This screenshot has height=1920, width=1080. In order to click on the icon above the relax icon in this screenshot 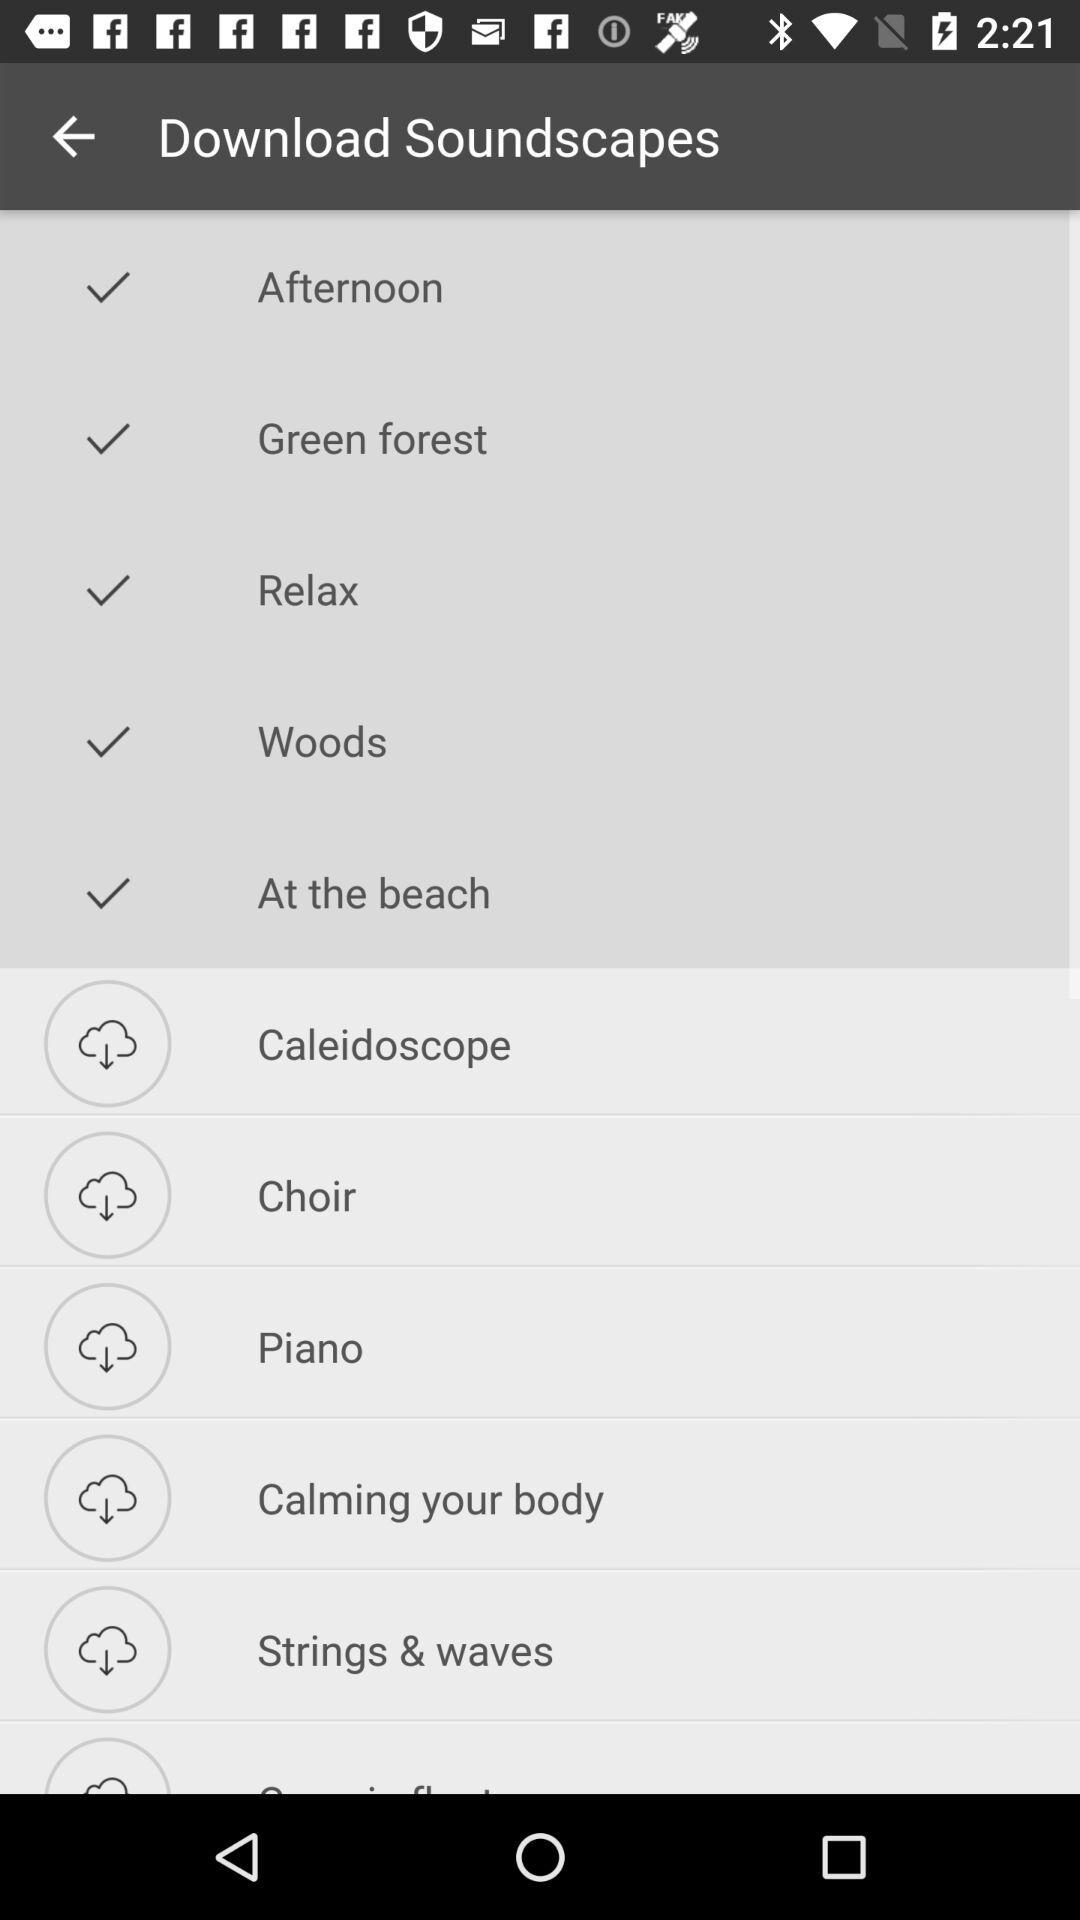, I will do `click(668, 436)`.